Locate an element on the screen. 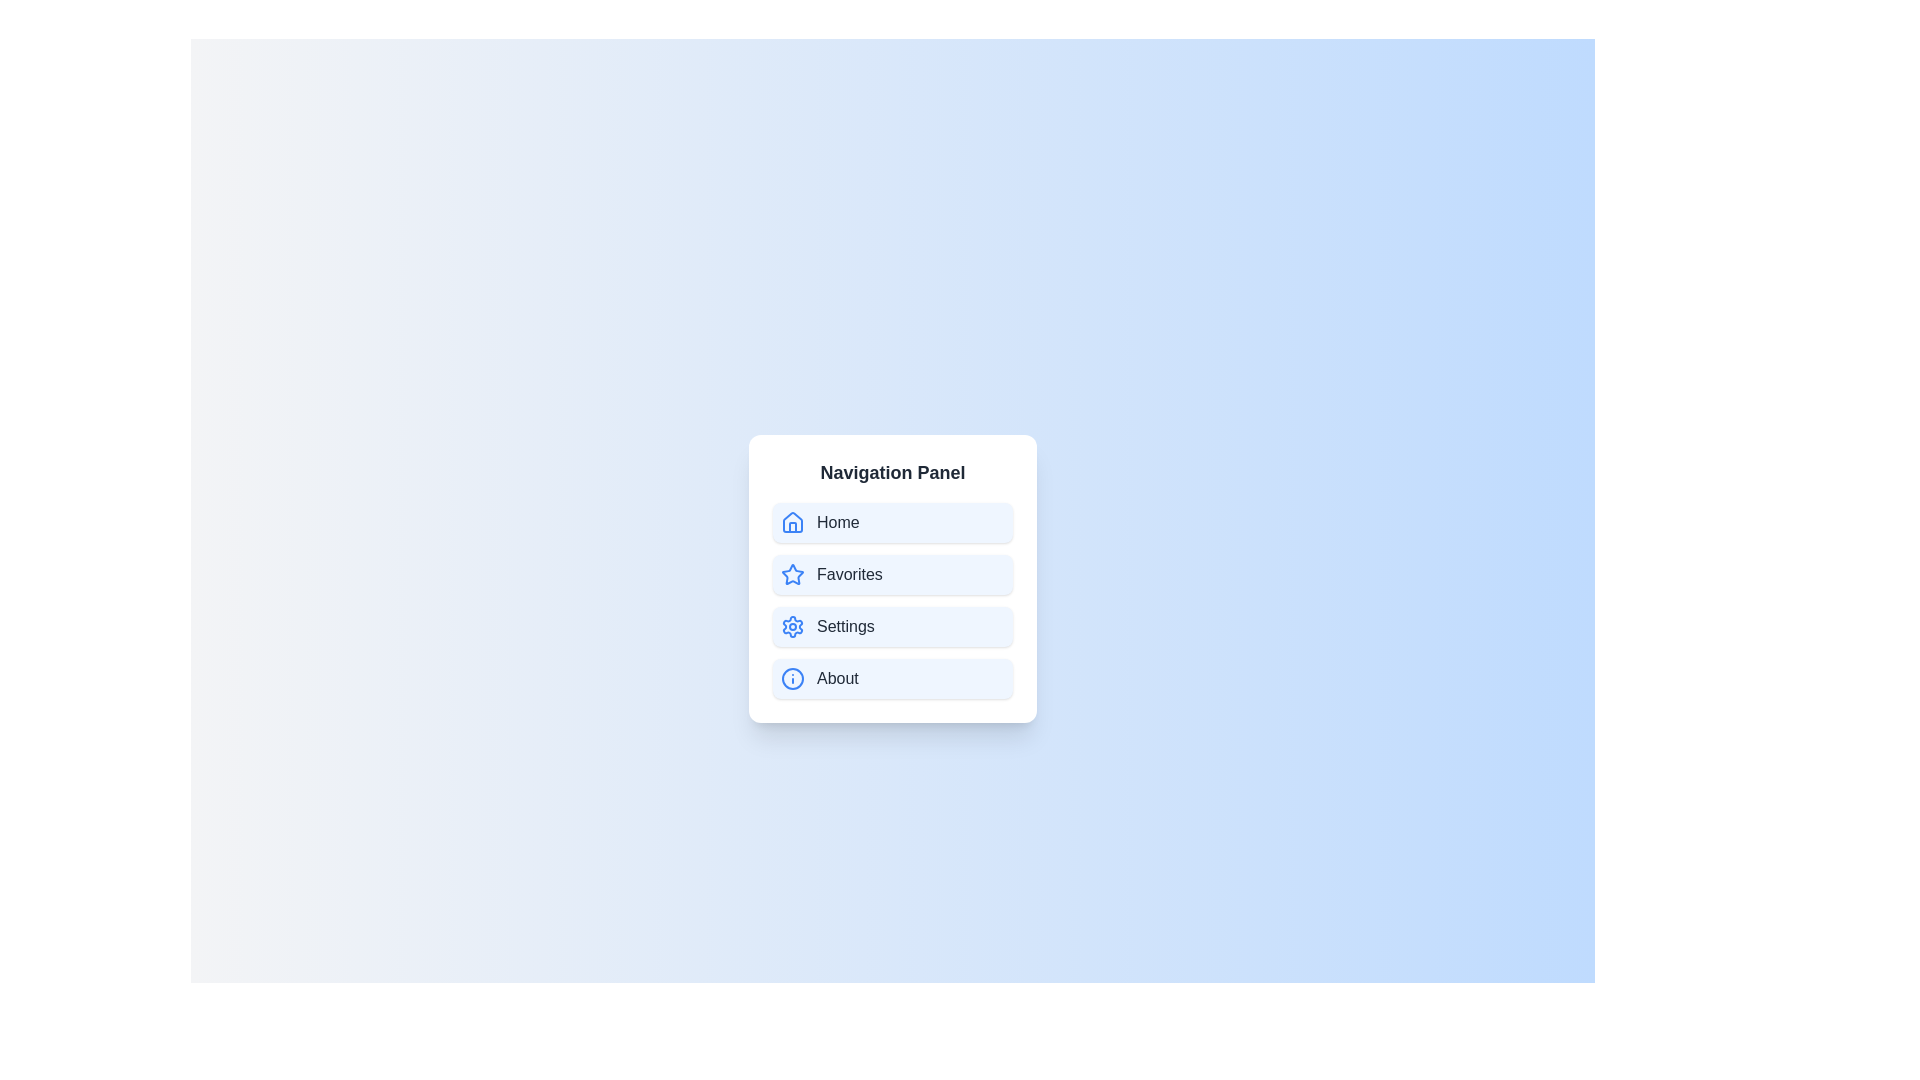 The height and width of the screenshot is (1080, 1920). the blue information icon with a circular outline located to the left of the 'About' text in the bottom-most item of the vertical navigation menu is located at coordinates (791, 677).